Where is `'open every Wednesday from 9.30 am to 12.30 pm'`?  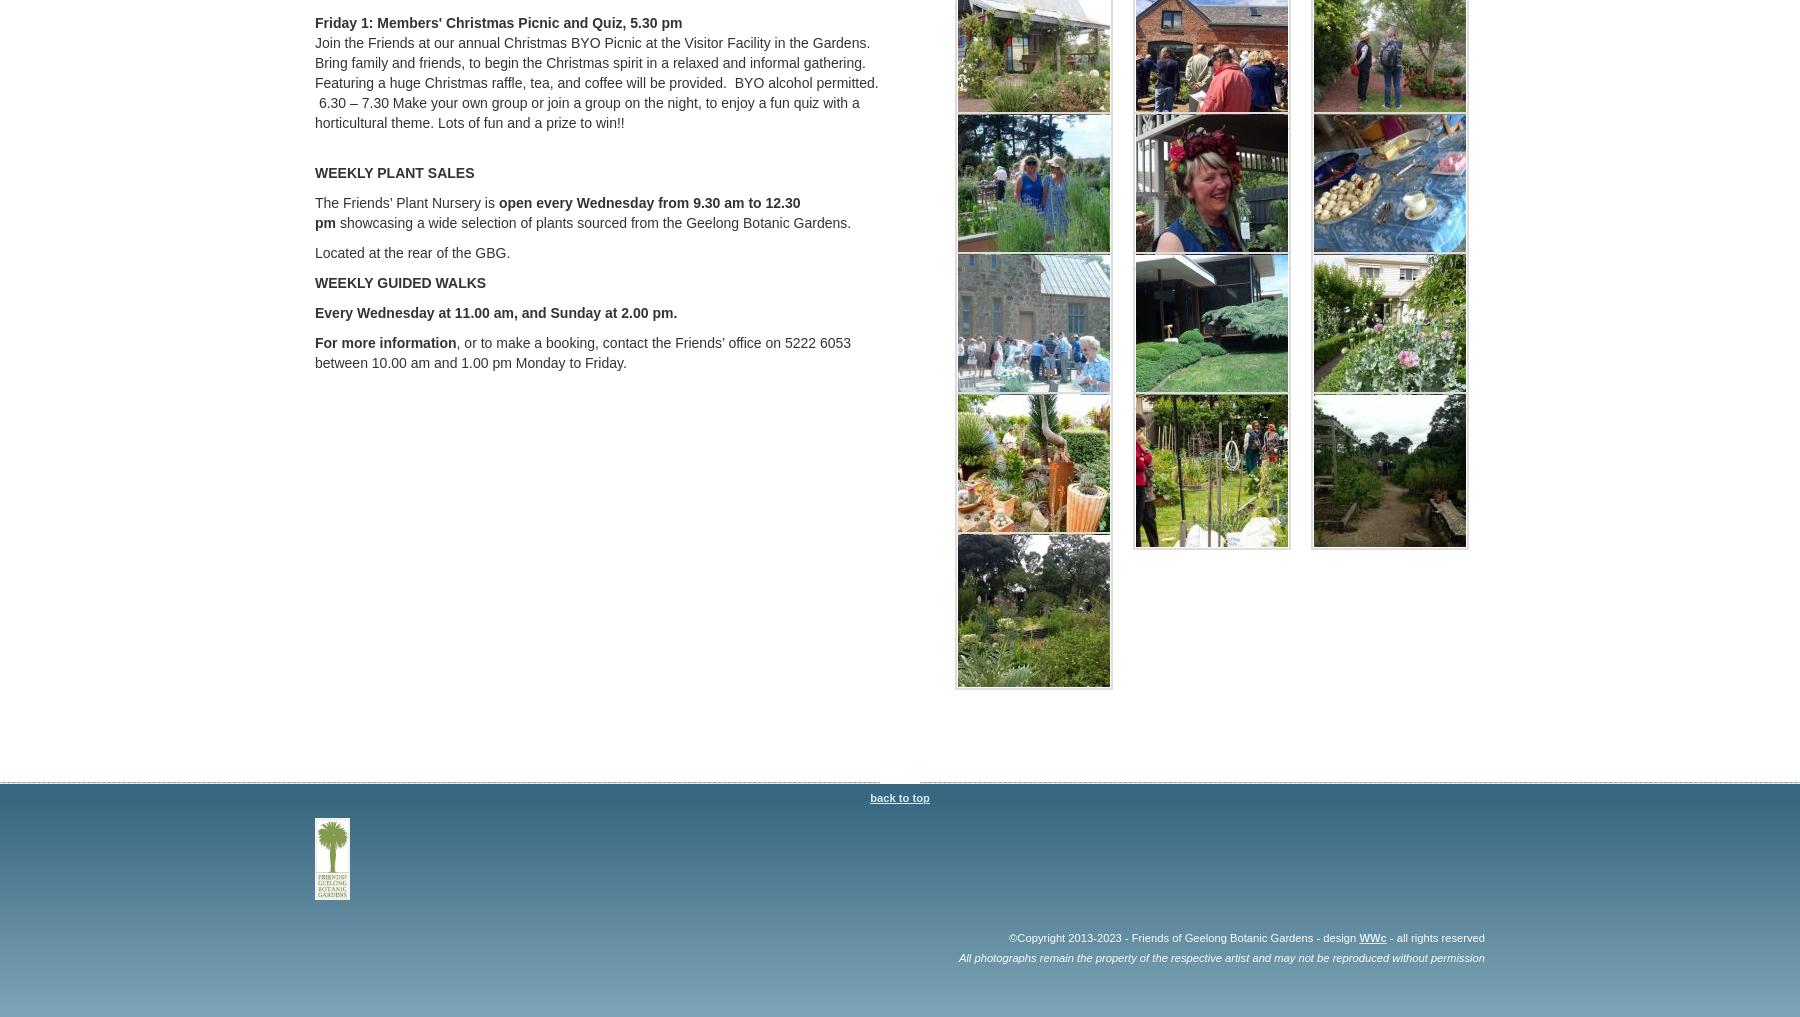 'open every Wednesday from 9.30 am to 12.30 pm' is located at coordinates (556, 212).